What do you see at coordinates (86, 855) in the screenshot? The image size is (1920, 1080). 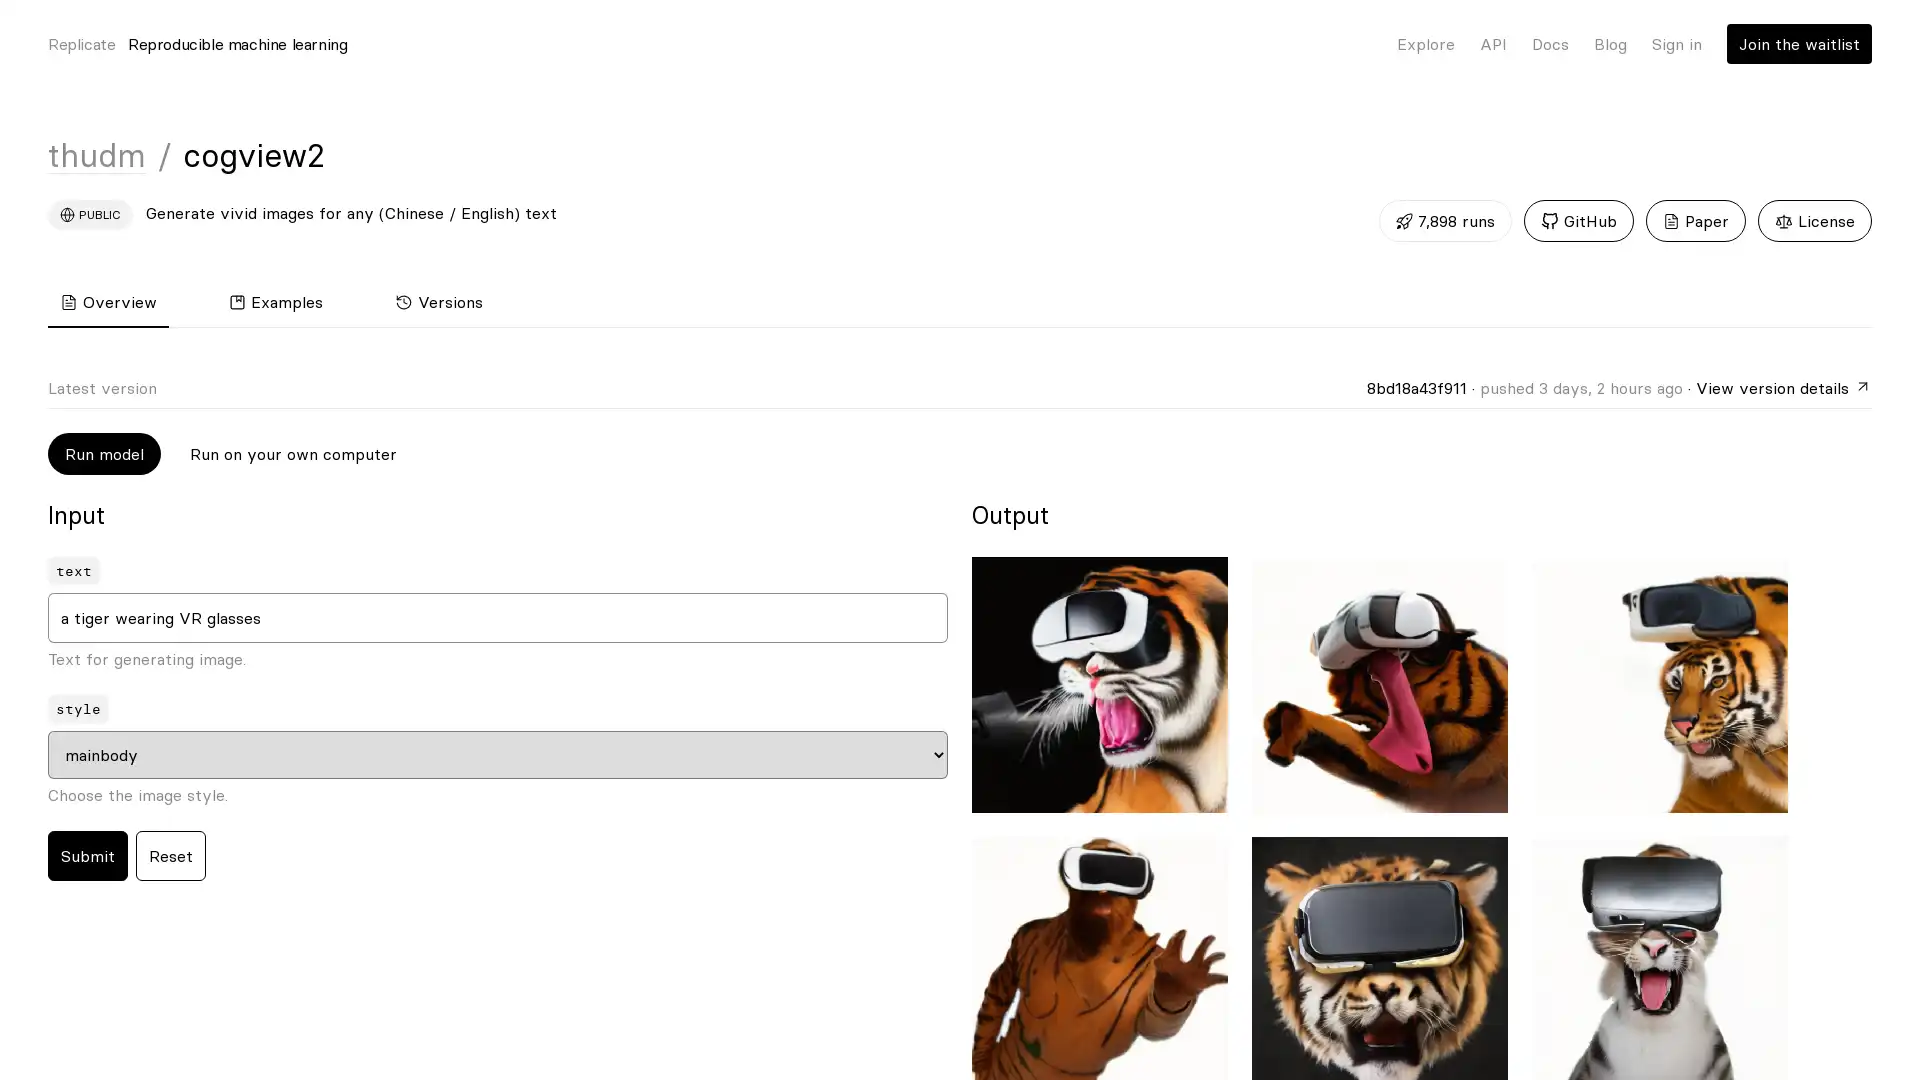 I see `Submit` at bounding box center [86, 855].